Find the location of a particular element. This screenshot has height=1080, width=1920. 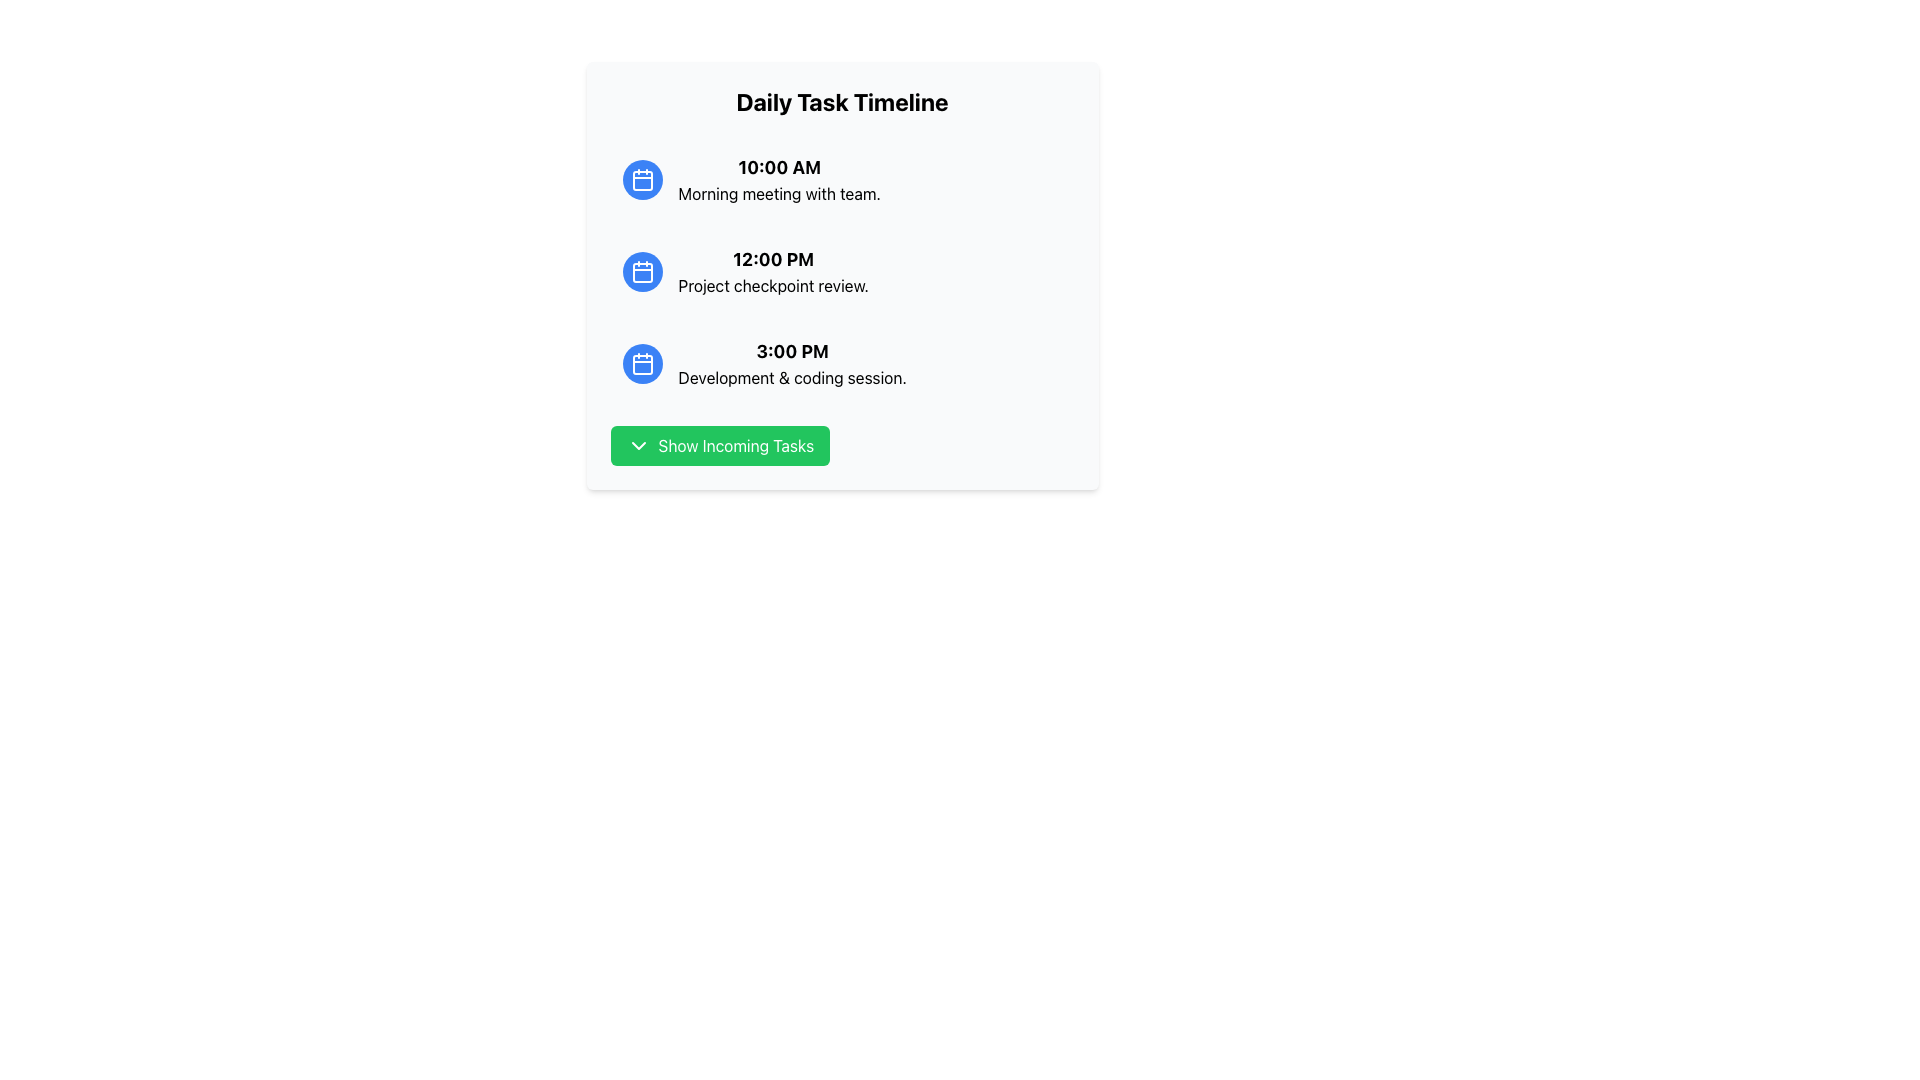

time information from the text label indicating '12:00 PM', which is located in the second task entry of the task list, positioned between '10:00 AM' and '3:00 PM' is located at coordinates (772, 258).